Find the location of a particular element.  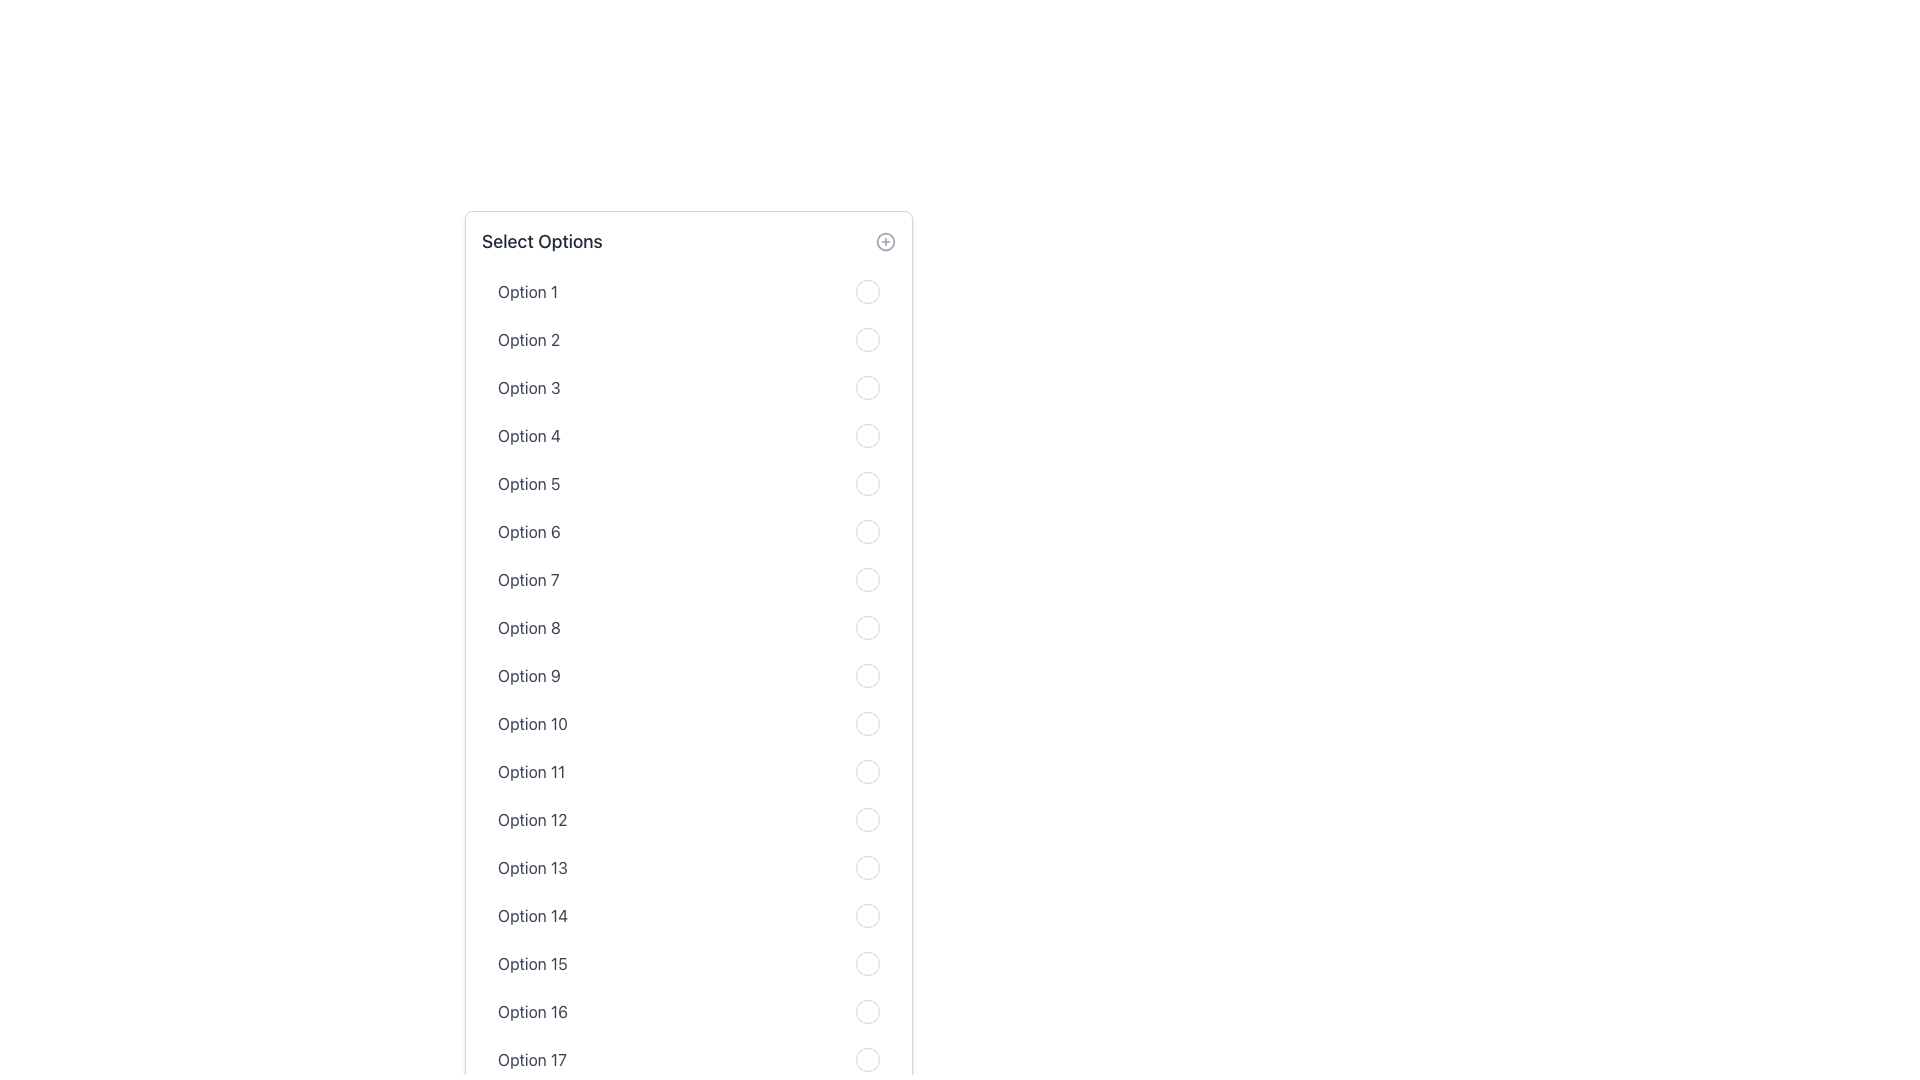

the radio button labeled 'Option 3' is located at coordinates (868, 388).